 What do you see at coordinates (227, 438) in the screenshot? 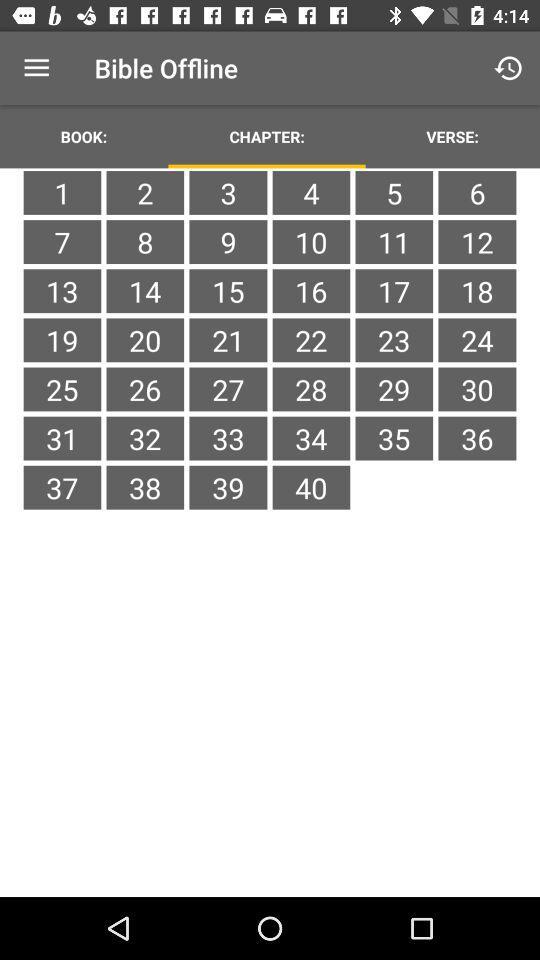
I see `the 33 item` at bounding box center [227, 438].